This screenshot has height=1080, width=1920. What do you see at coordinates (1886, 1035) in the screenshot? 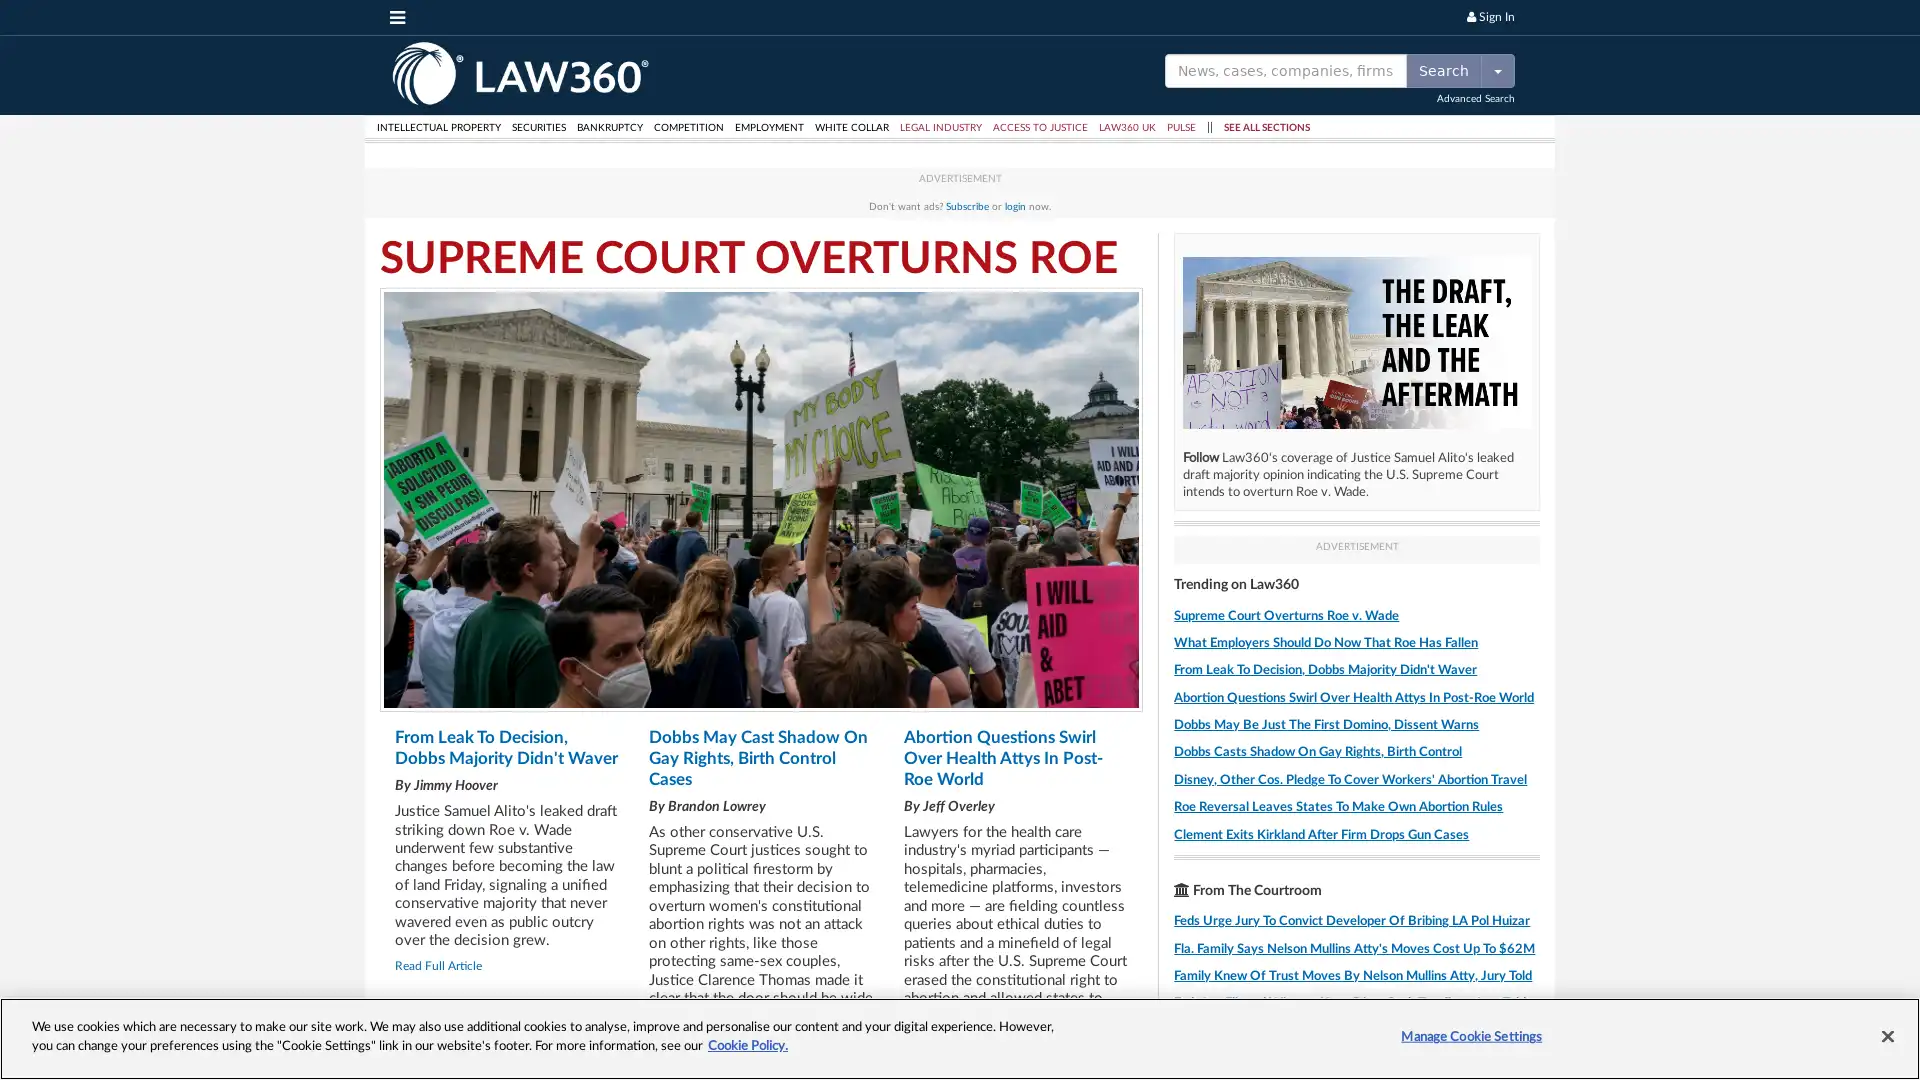
I see `Close` at bounding box center [1886, 1035].